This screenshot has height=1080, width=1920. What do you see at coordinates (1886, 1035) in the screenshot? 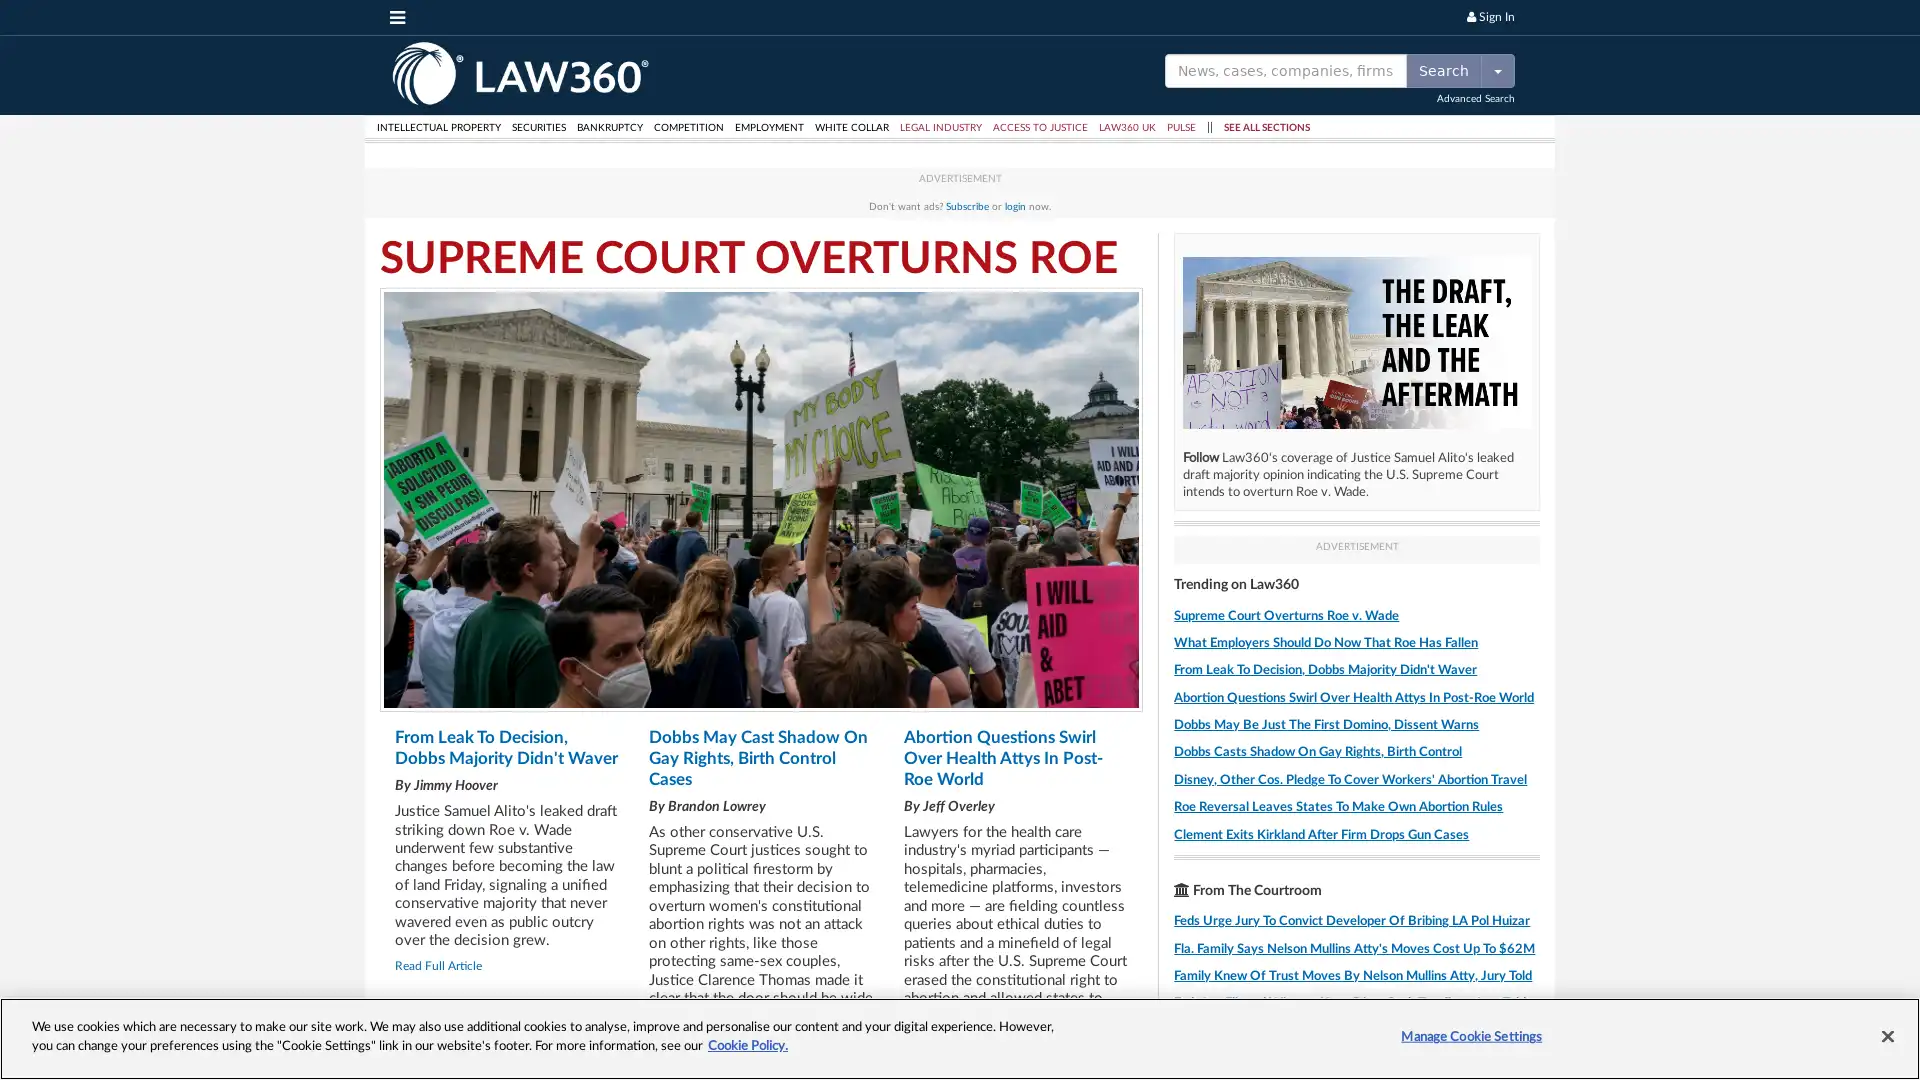
I see `Close` at bounding box center [1886, 1035].